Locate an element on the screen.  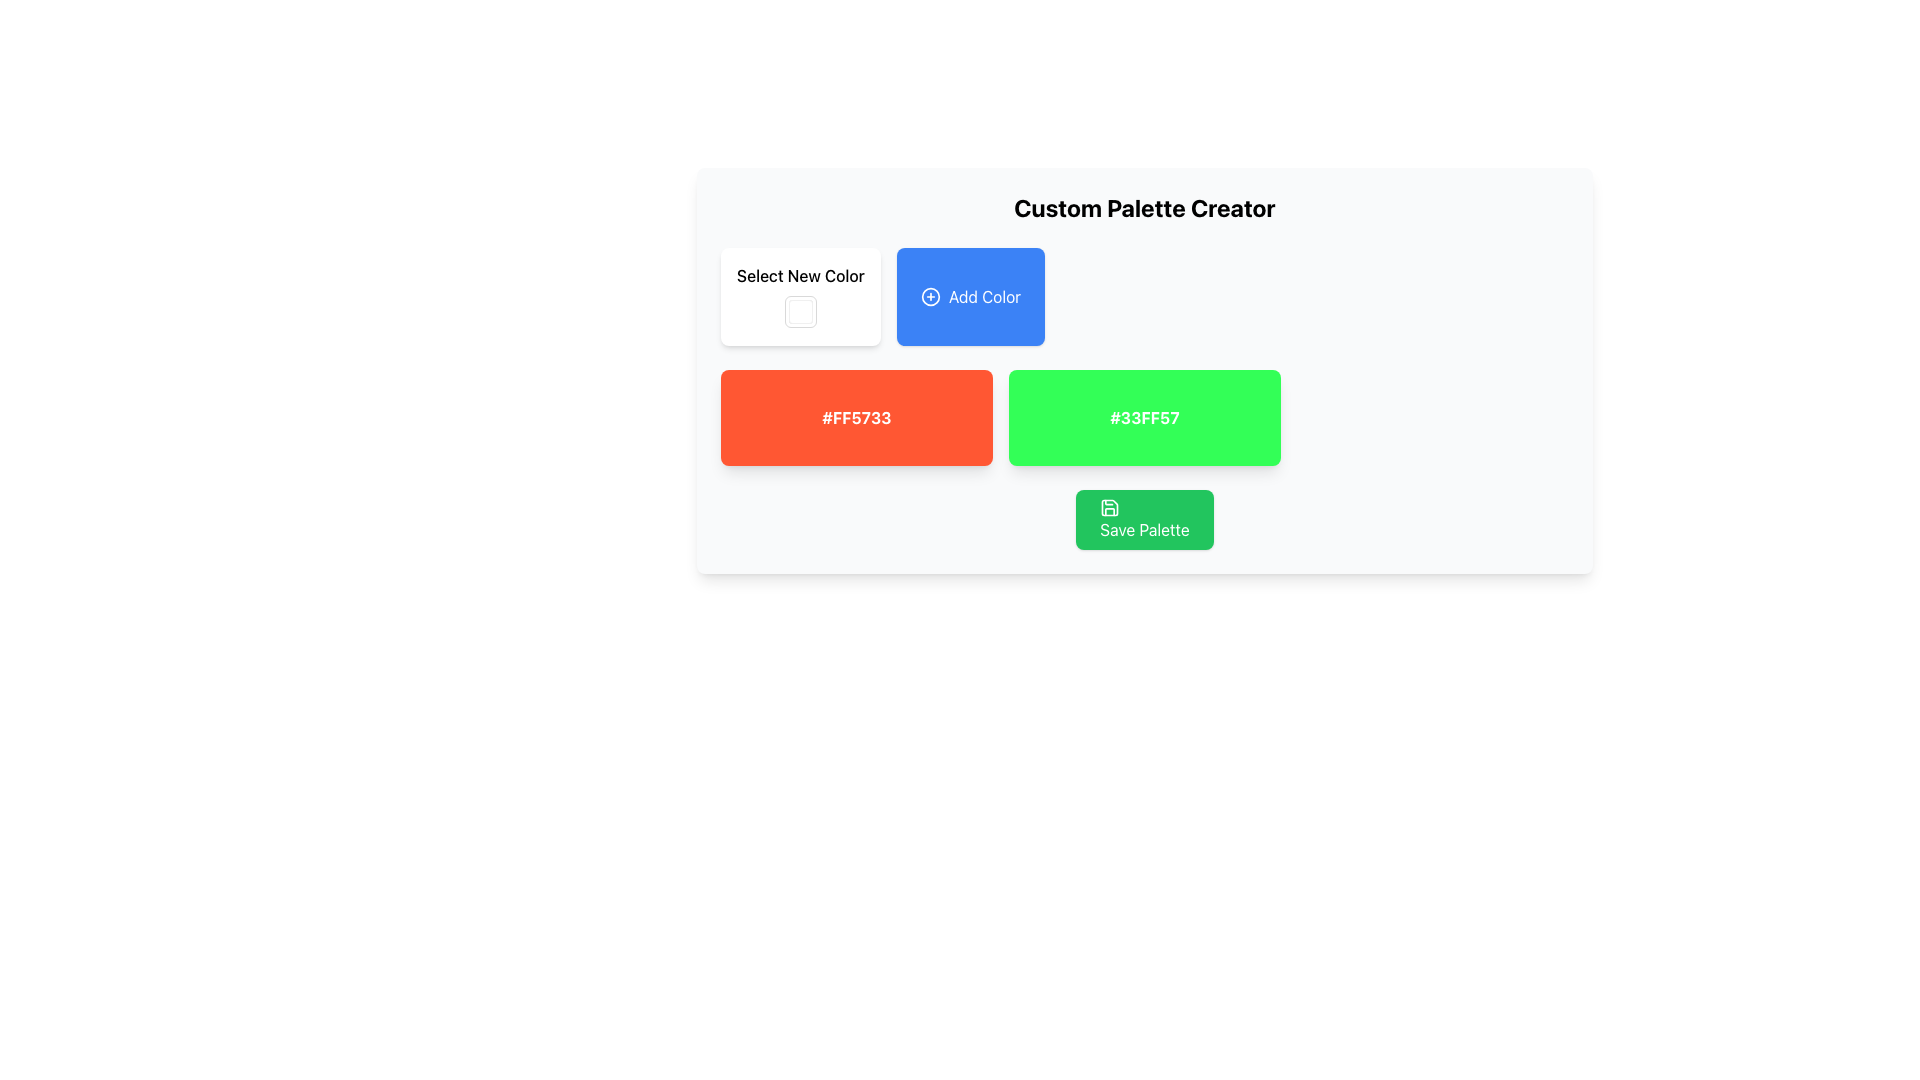
the bright green Color display box containing the text '#33FF57', located in the second column below the 'Custom Palette Creator' header is located at coordinates (1145, 416).